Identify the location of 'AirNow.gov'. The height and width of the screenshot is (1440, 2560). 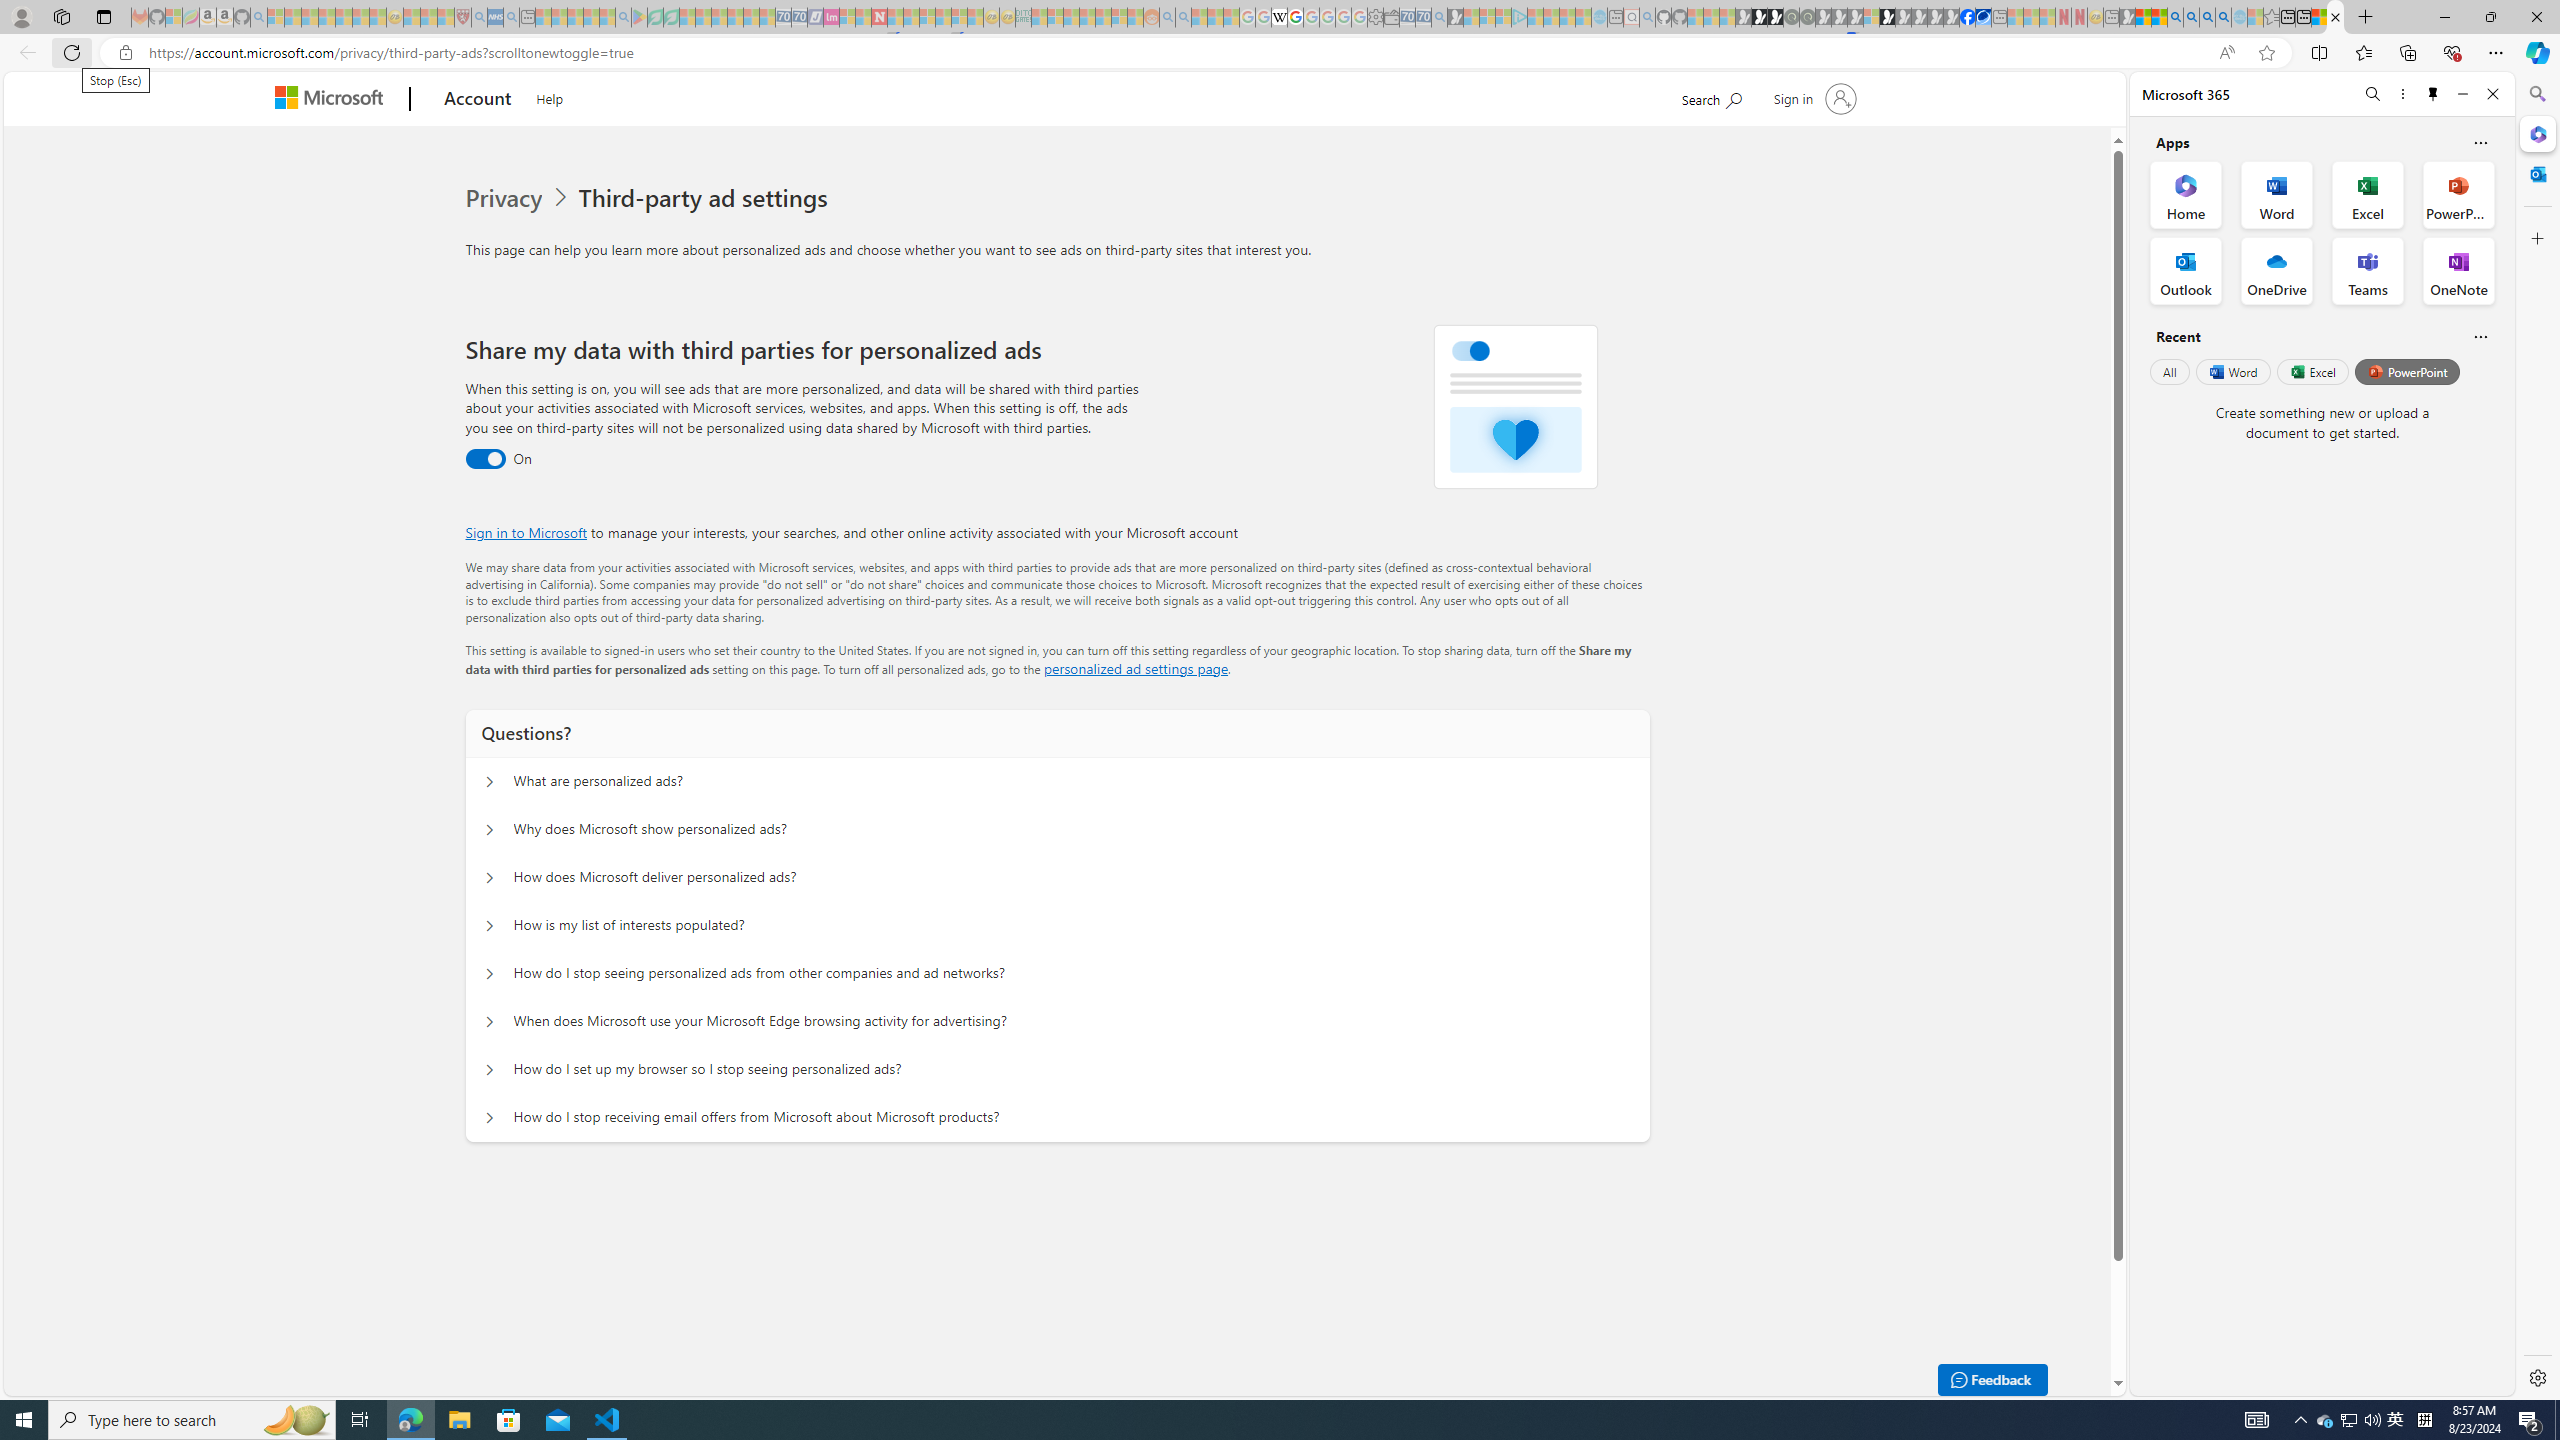
(1981, 16).